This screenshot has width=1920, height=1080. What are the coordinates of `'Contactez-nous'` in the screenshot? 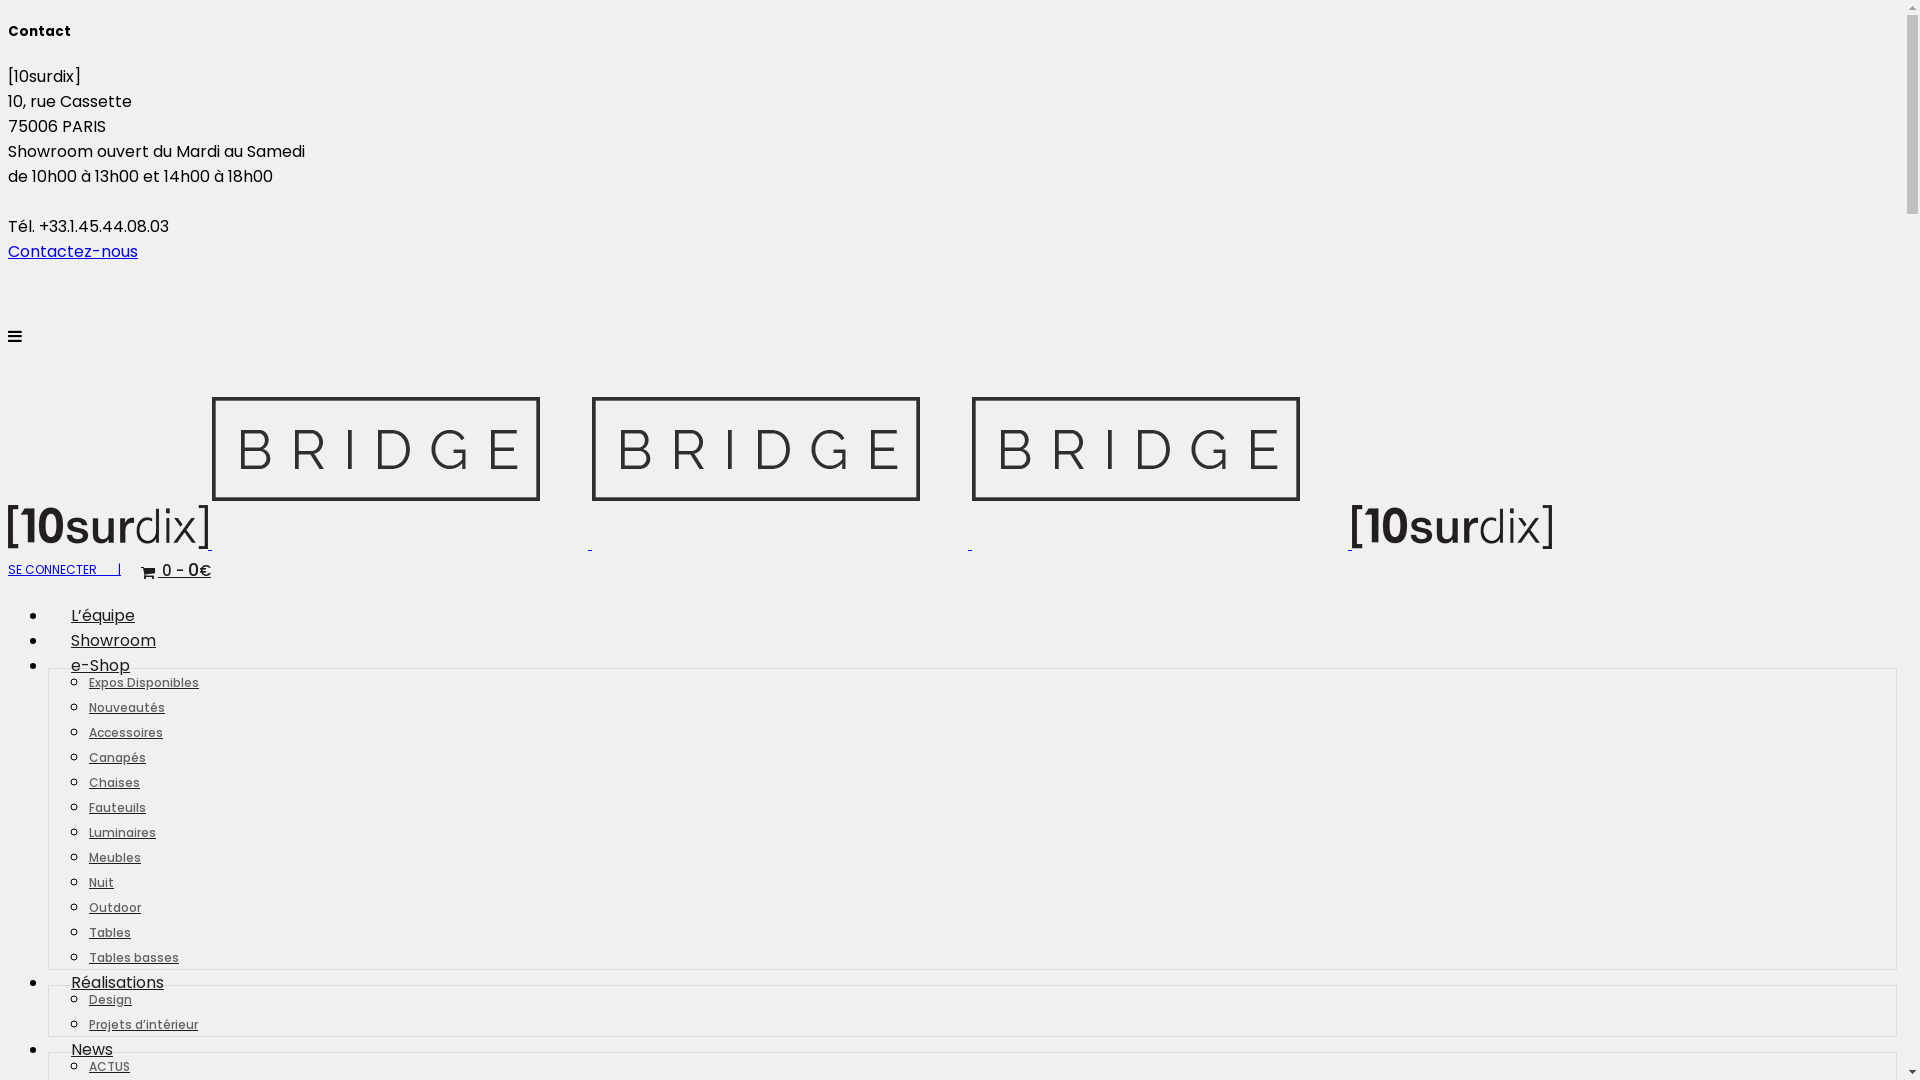 It's located at (72, 250).